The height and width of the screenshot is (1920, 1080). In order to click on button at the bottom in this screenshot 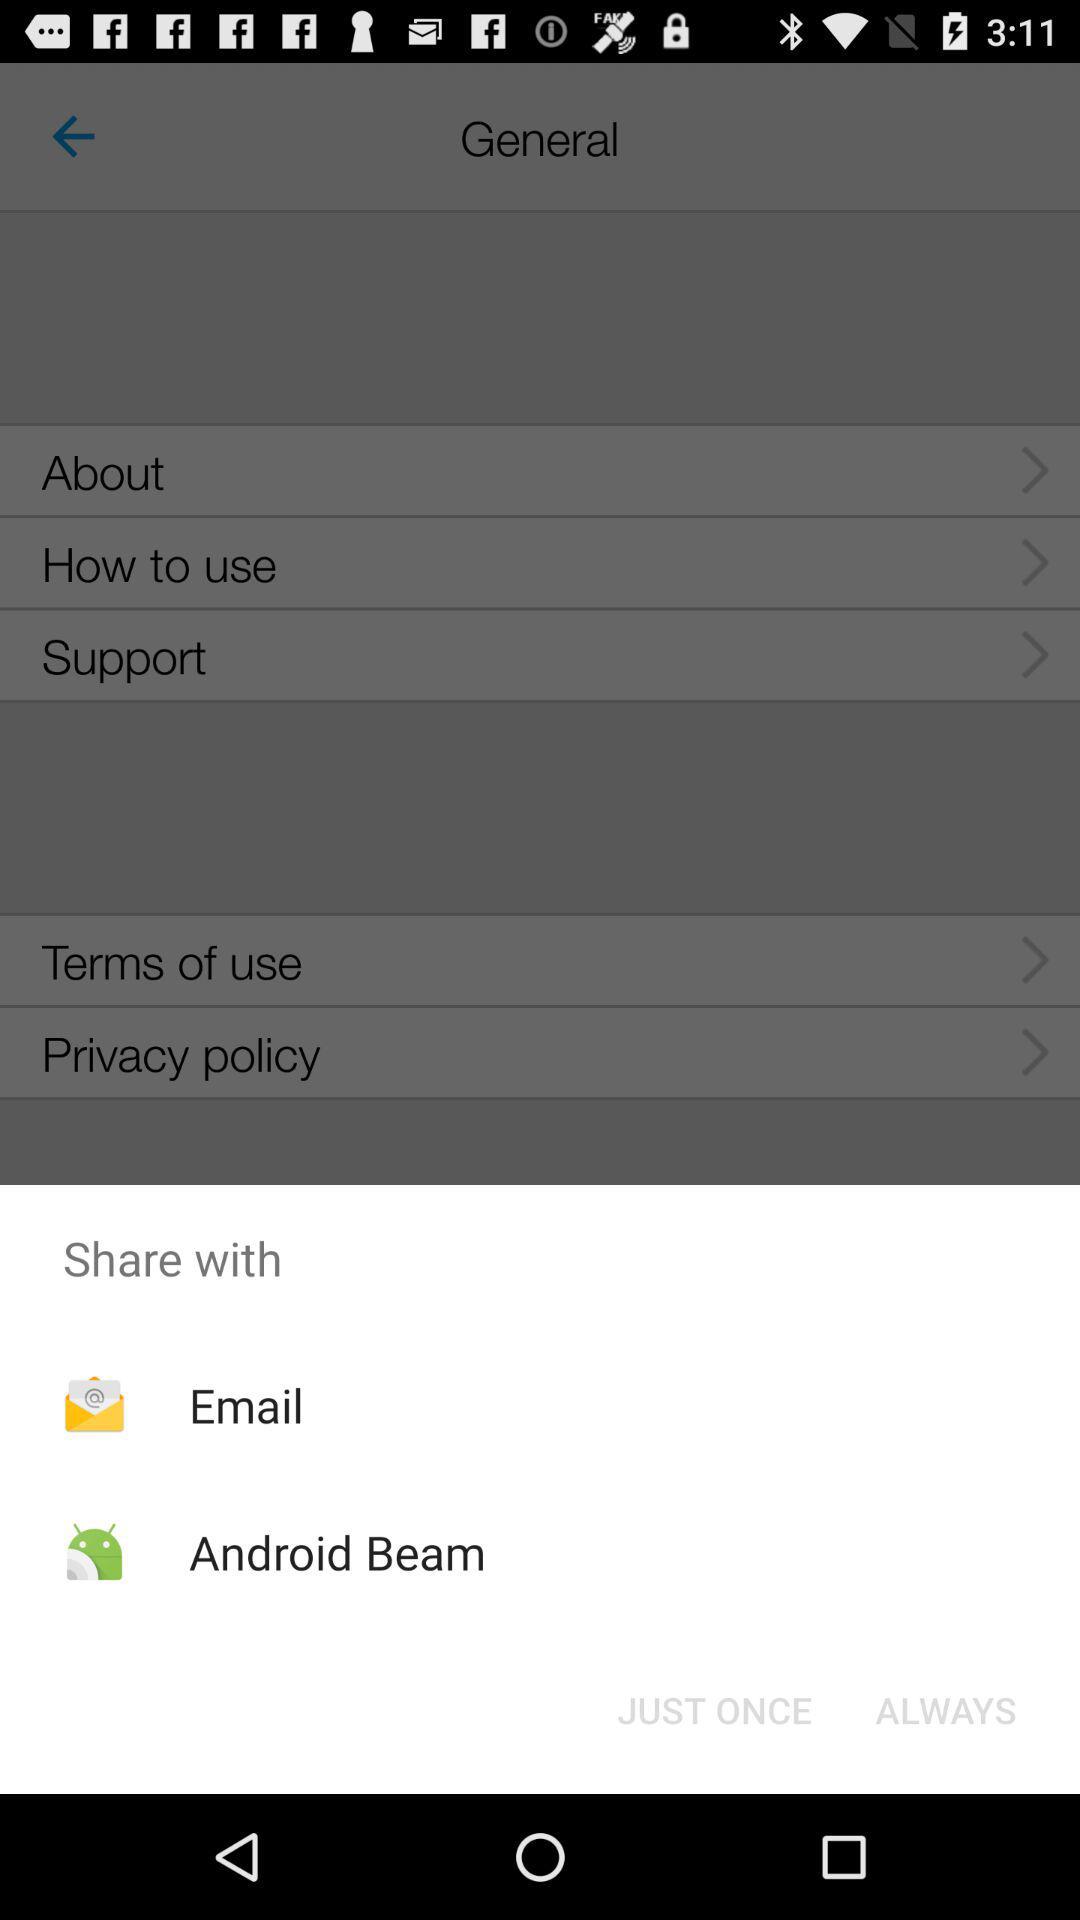, I will do `click(713, 1708)`.